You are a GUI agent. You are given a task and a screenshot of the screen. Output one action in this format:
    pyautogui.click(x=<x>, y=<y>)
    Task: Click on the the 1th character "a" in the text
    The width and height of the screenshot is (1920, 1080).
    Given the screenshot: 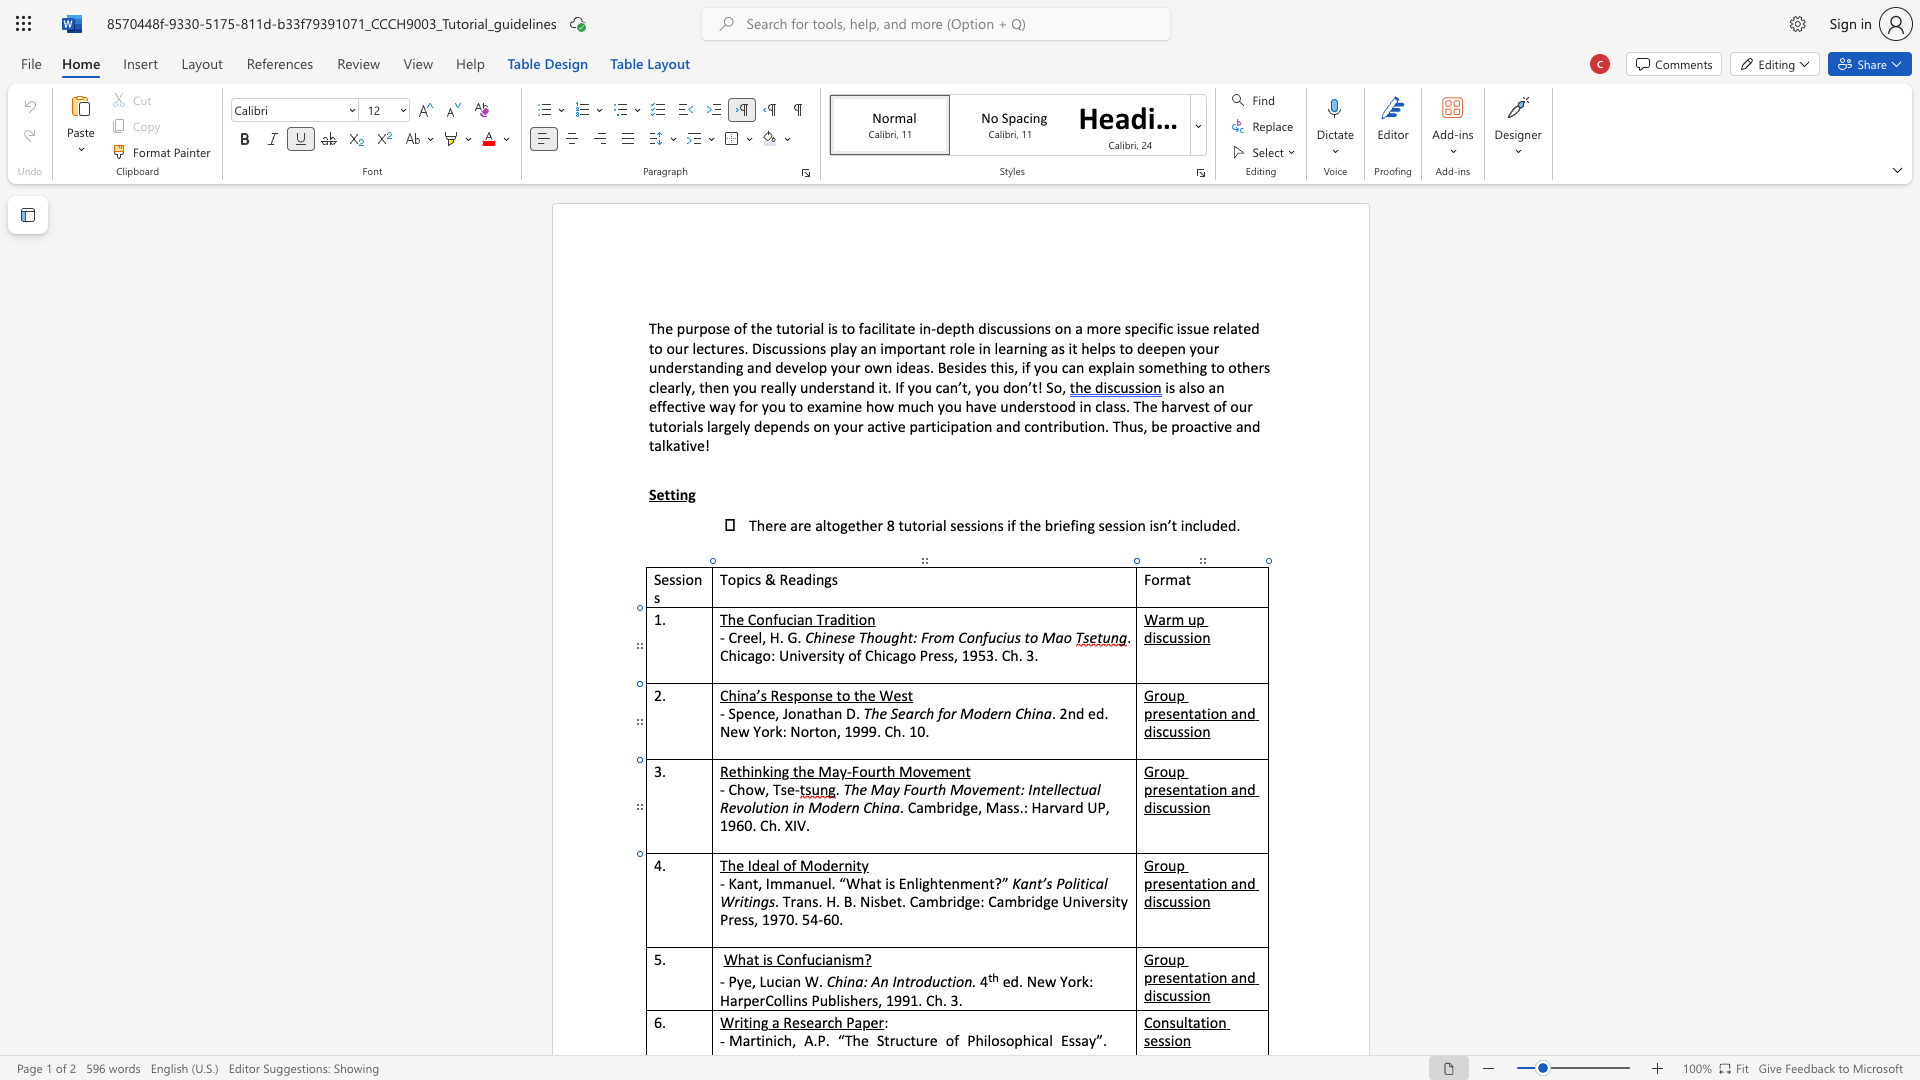 What is the action you would take?
    pyautogui.click(x=771, y=864)
    